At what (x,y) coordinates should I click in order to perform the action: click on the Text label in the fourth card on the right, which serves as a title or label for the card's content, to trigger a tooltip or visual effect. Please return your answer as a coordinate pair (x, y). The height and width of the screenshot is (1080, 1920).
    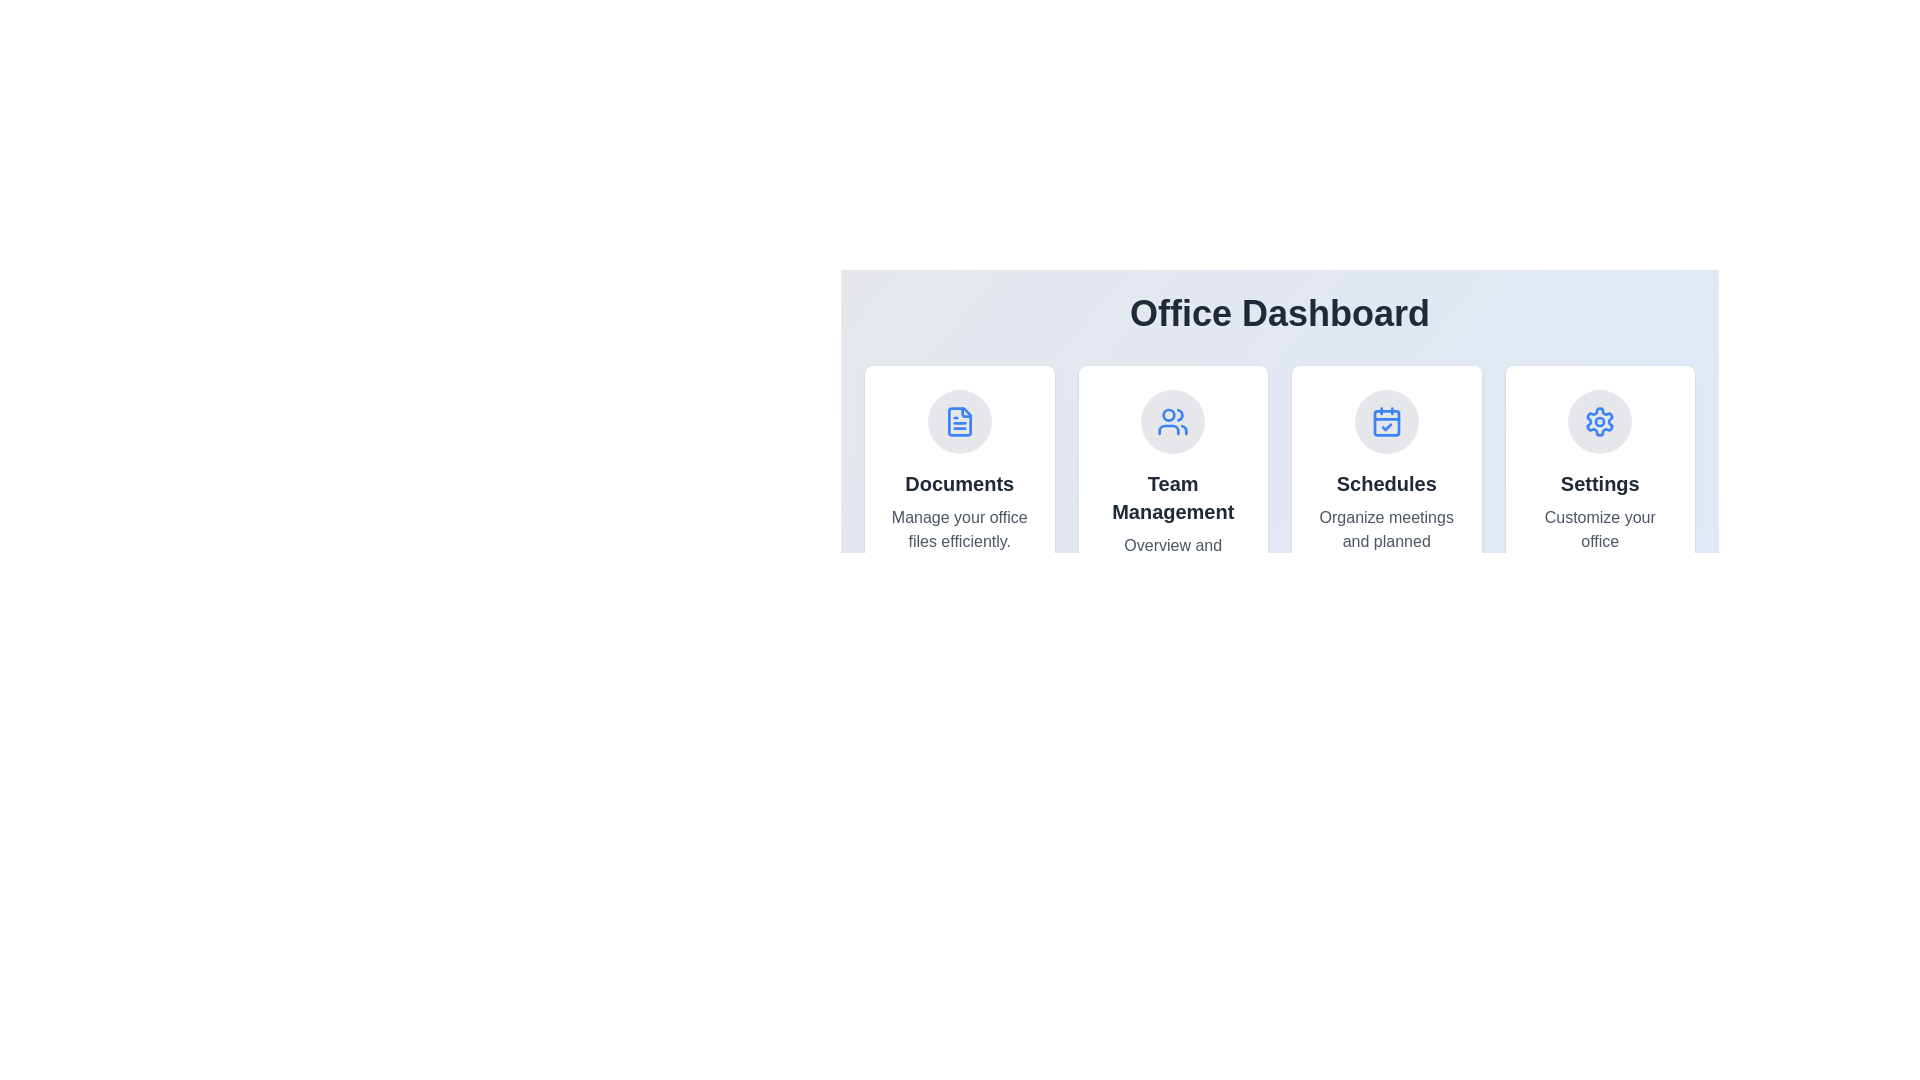
    Looking at the image, I should click on (1600, 483).